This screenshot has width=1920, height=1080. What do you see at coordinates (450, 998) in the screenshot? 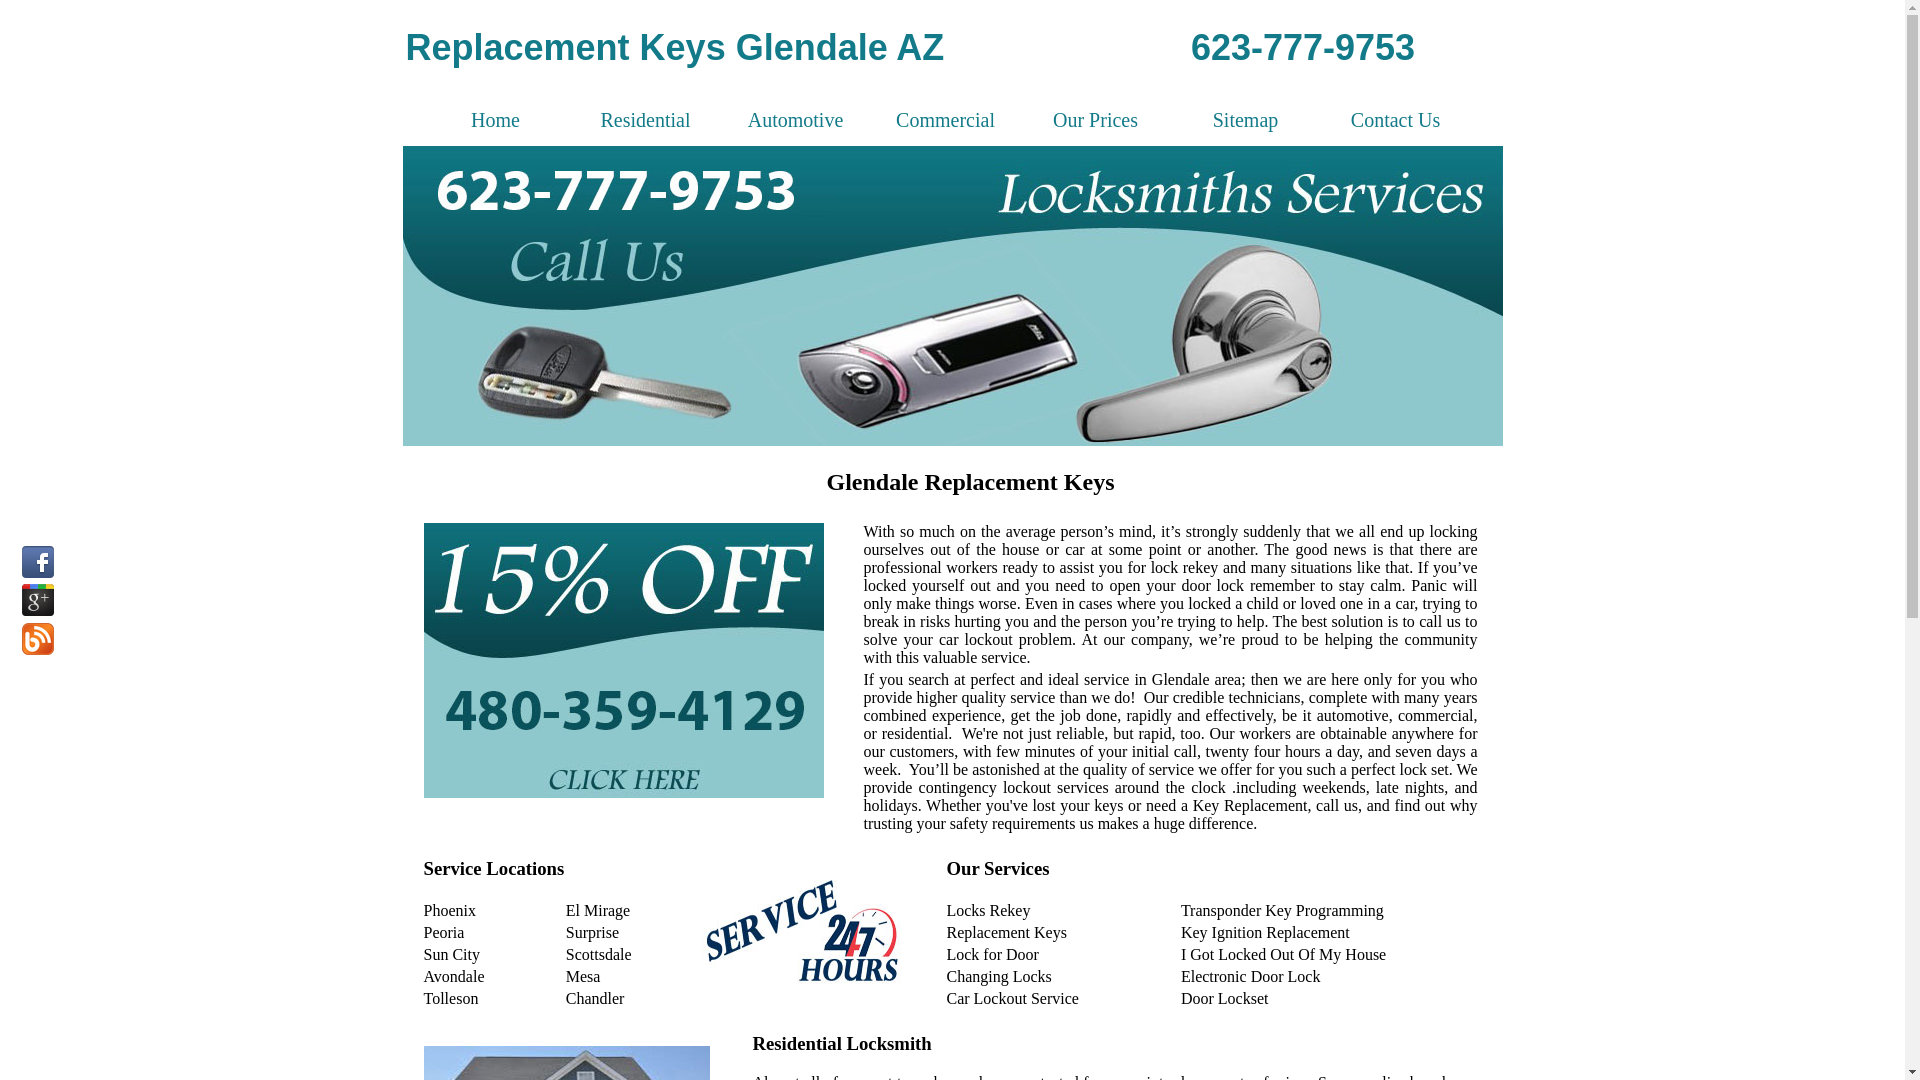
I see `'Tolleson'` at bounding box center [450, 998].